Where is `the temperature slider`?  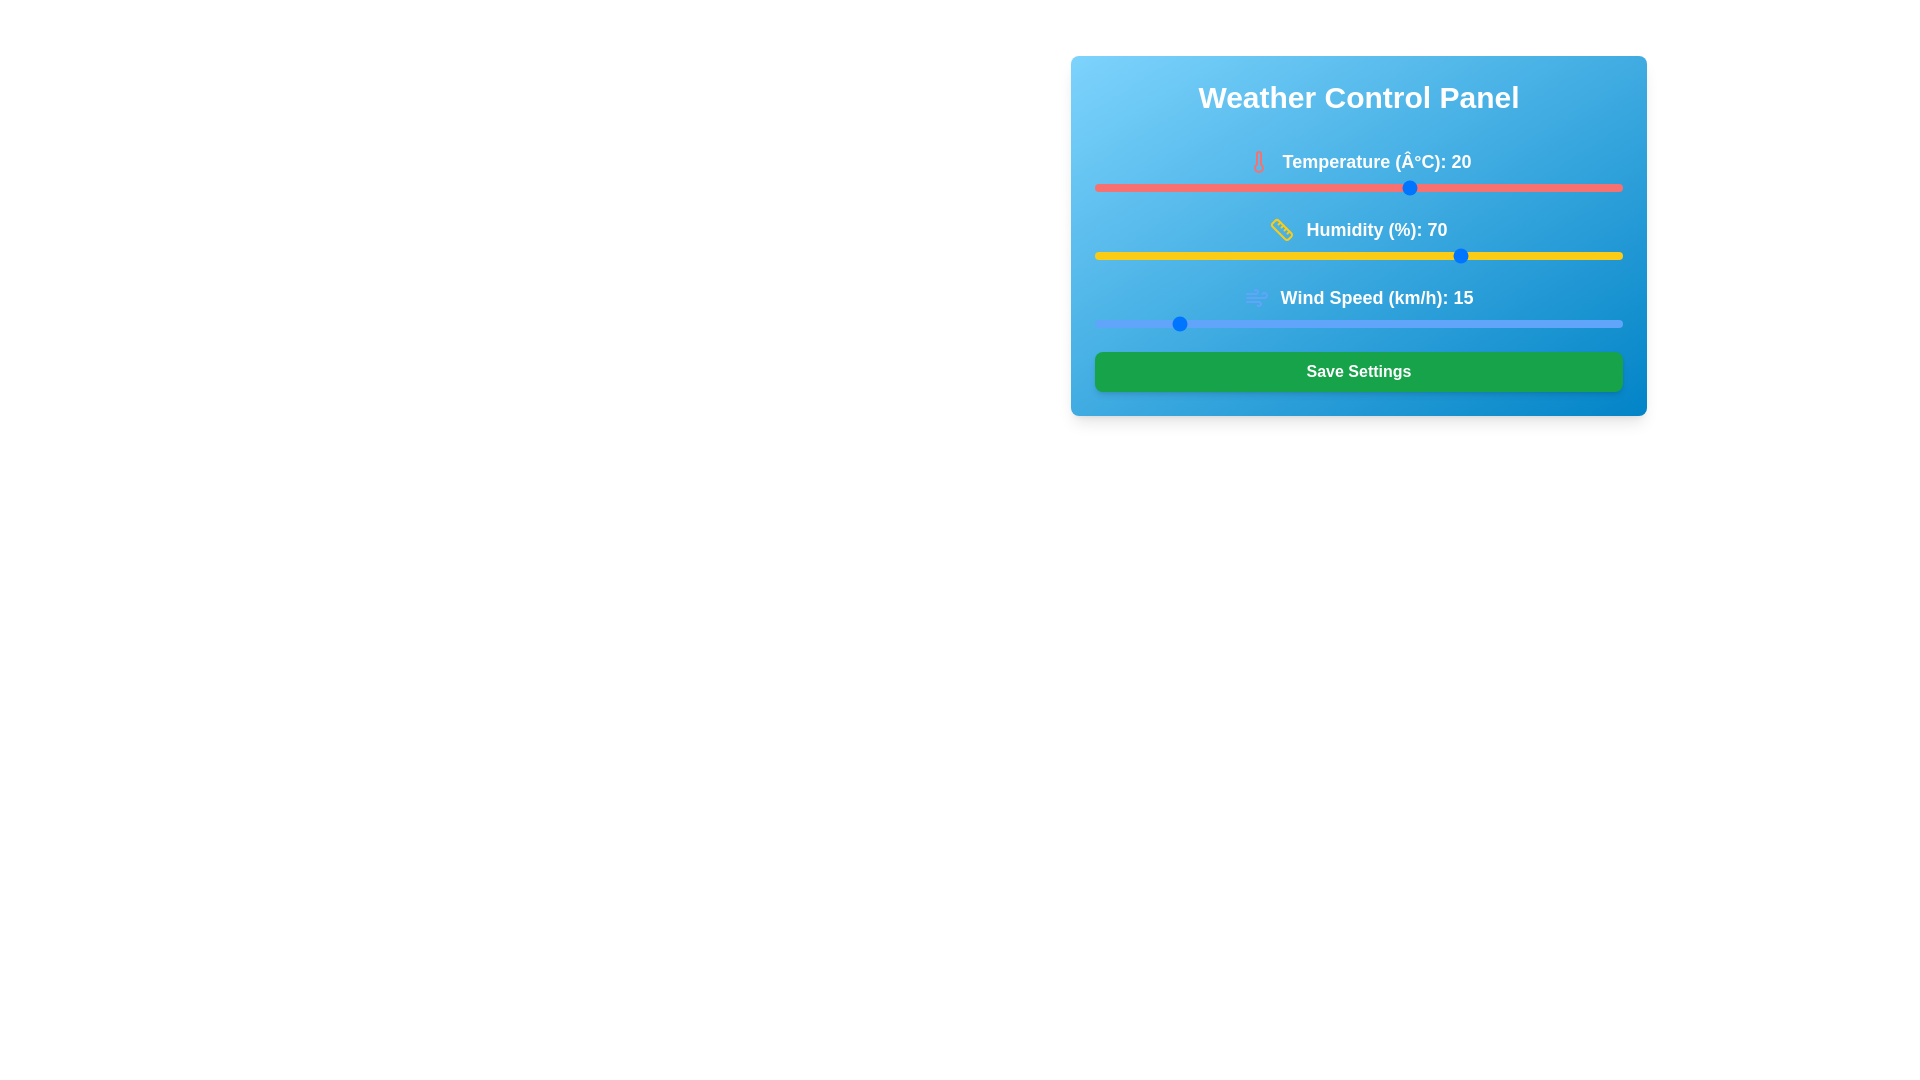 the temperature slider is located at coordinates (1475, 188).